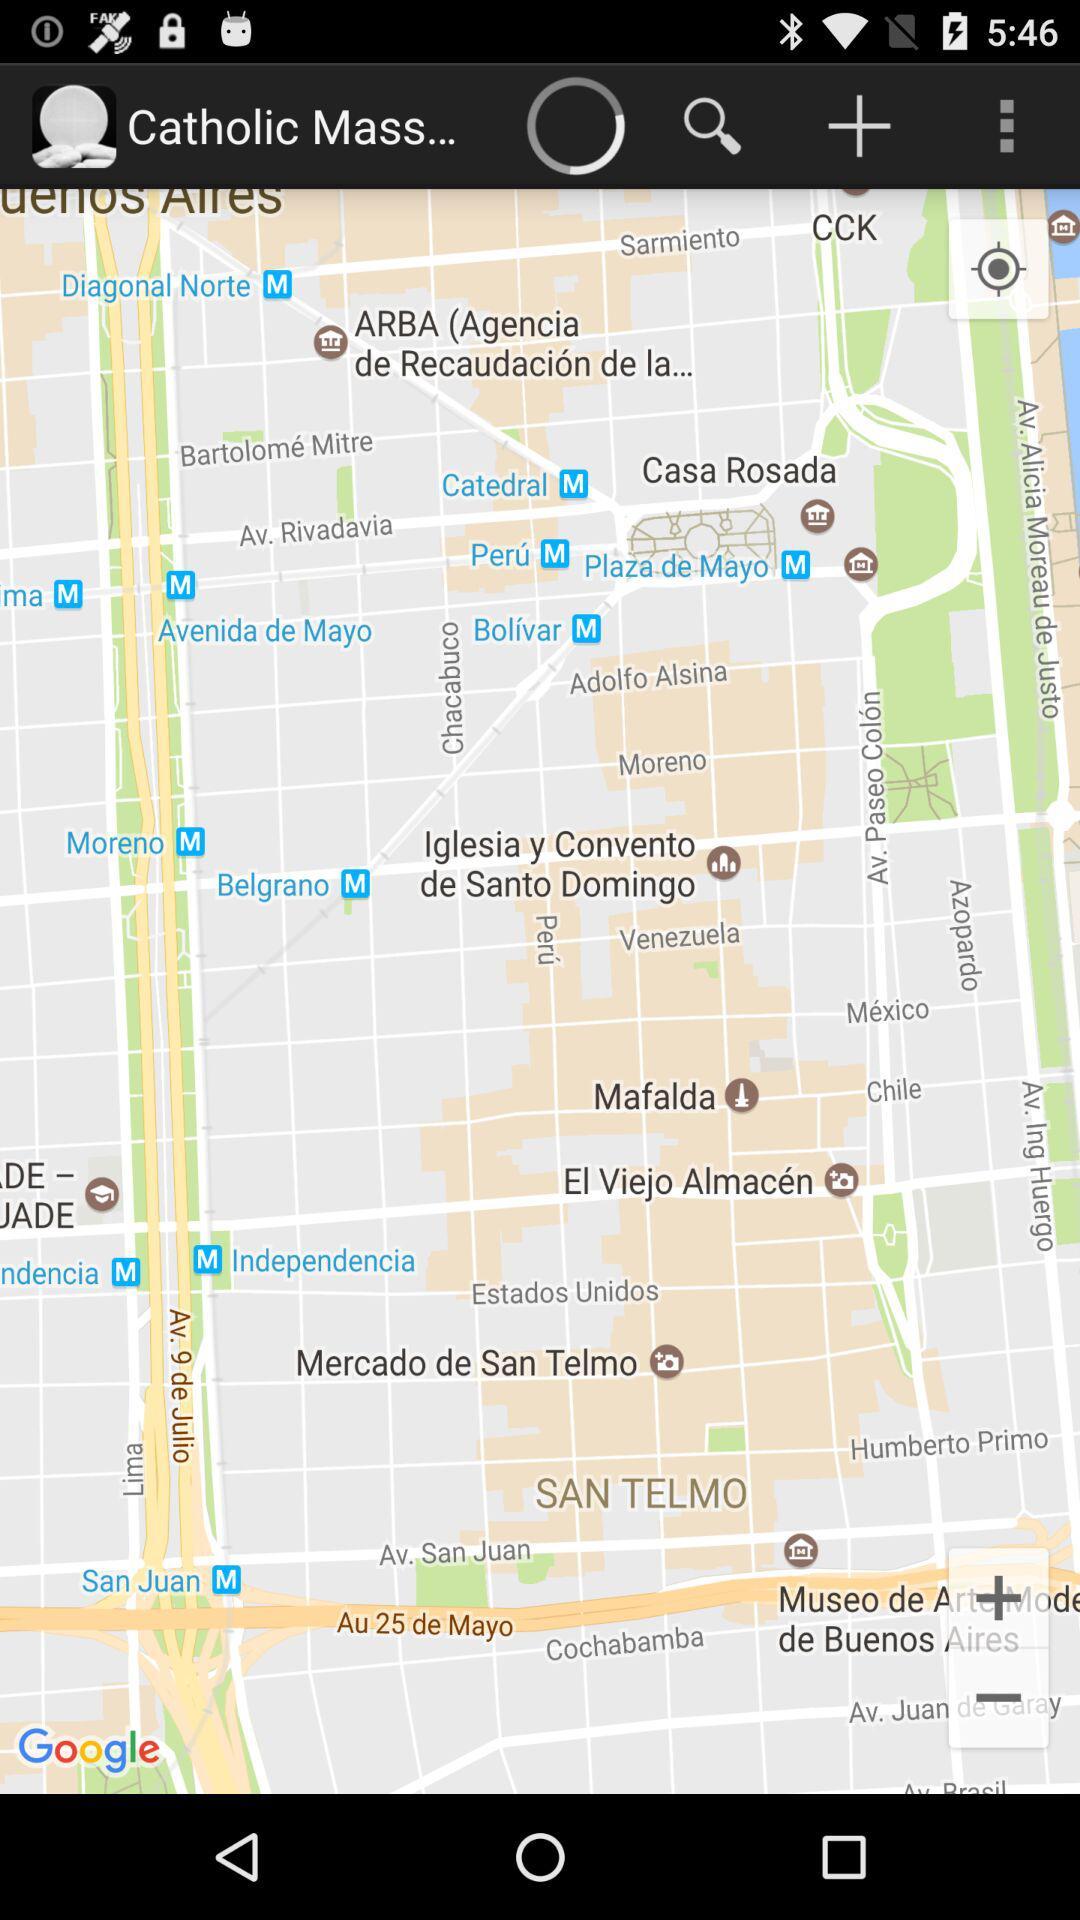 The height and width of the screenshot is (1920, 1080). What do you see at coordinates (998, 1707) in the screenshot?
I see `the add icon` at bounding box center [998, 1707].